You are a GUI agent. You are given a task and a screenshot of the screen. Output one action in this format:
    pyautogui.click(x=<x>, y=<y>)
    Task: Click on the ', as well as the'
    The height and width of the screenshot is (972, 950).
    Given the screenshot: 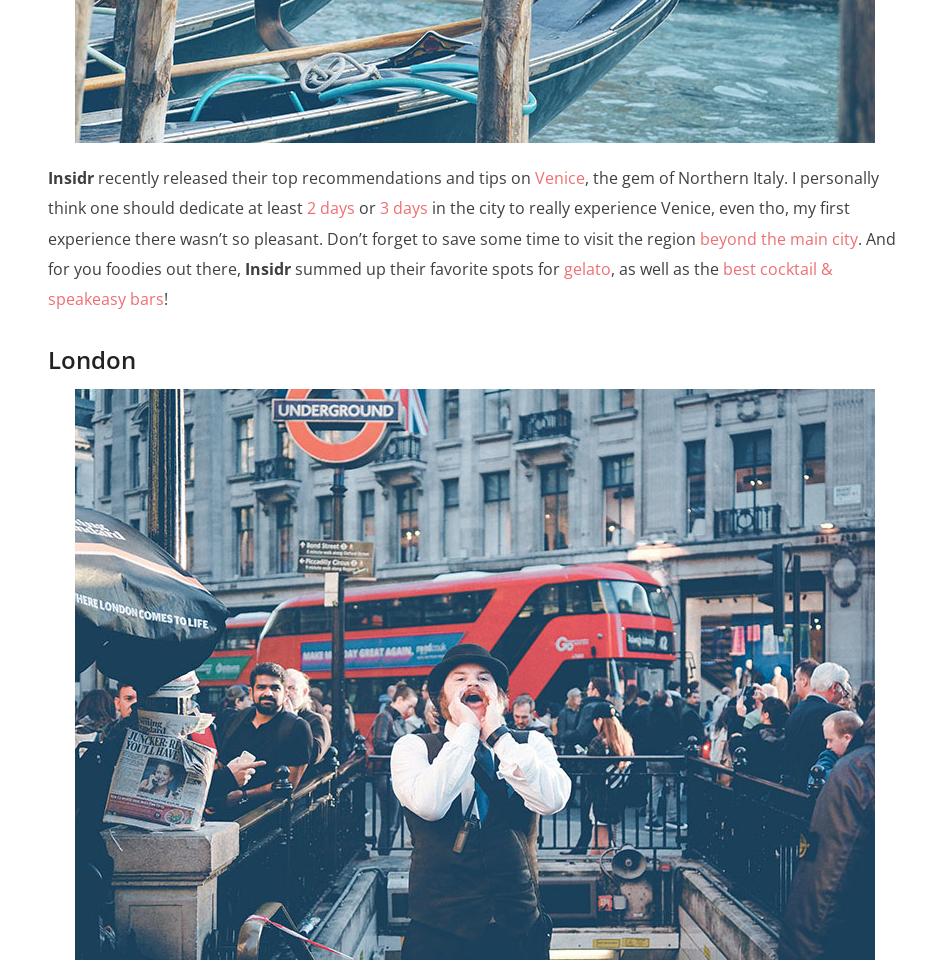 What is the action you would take?
    pyautogui.click(x=666, y=267)
    